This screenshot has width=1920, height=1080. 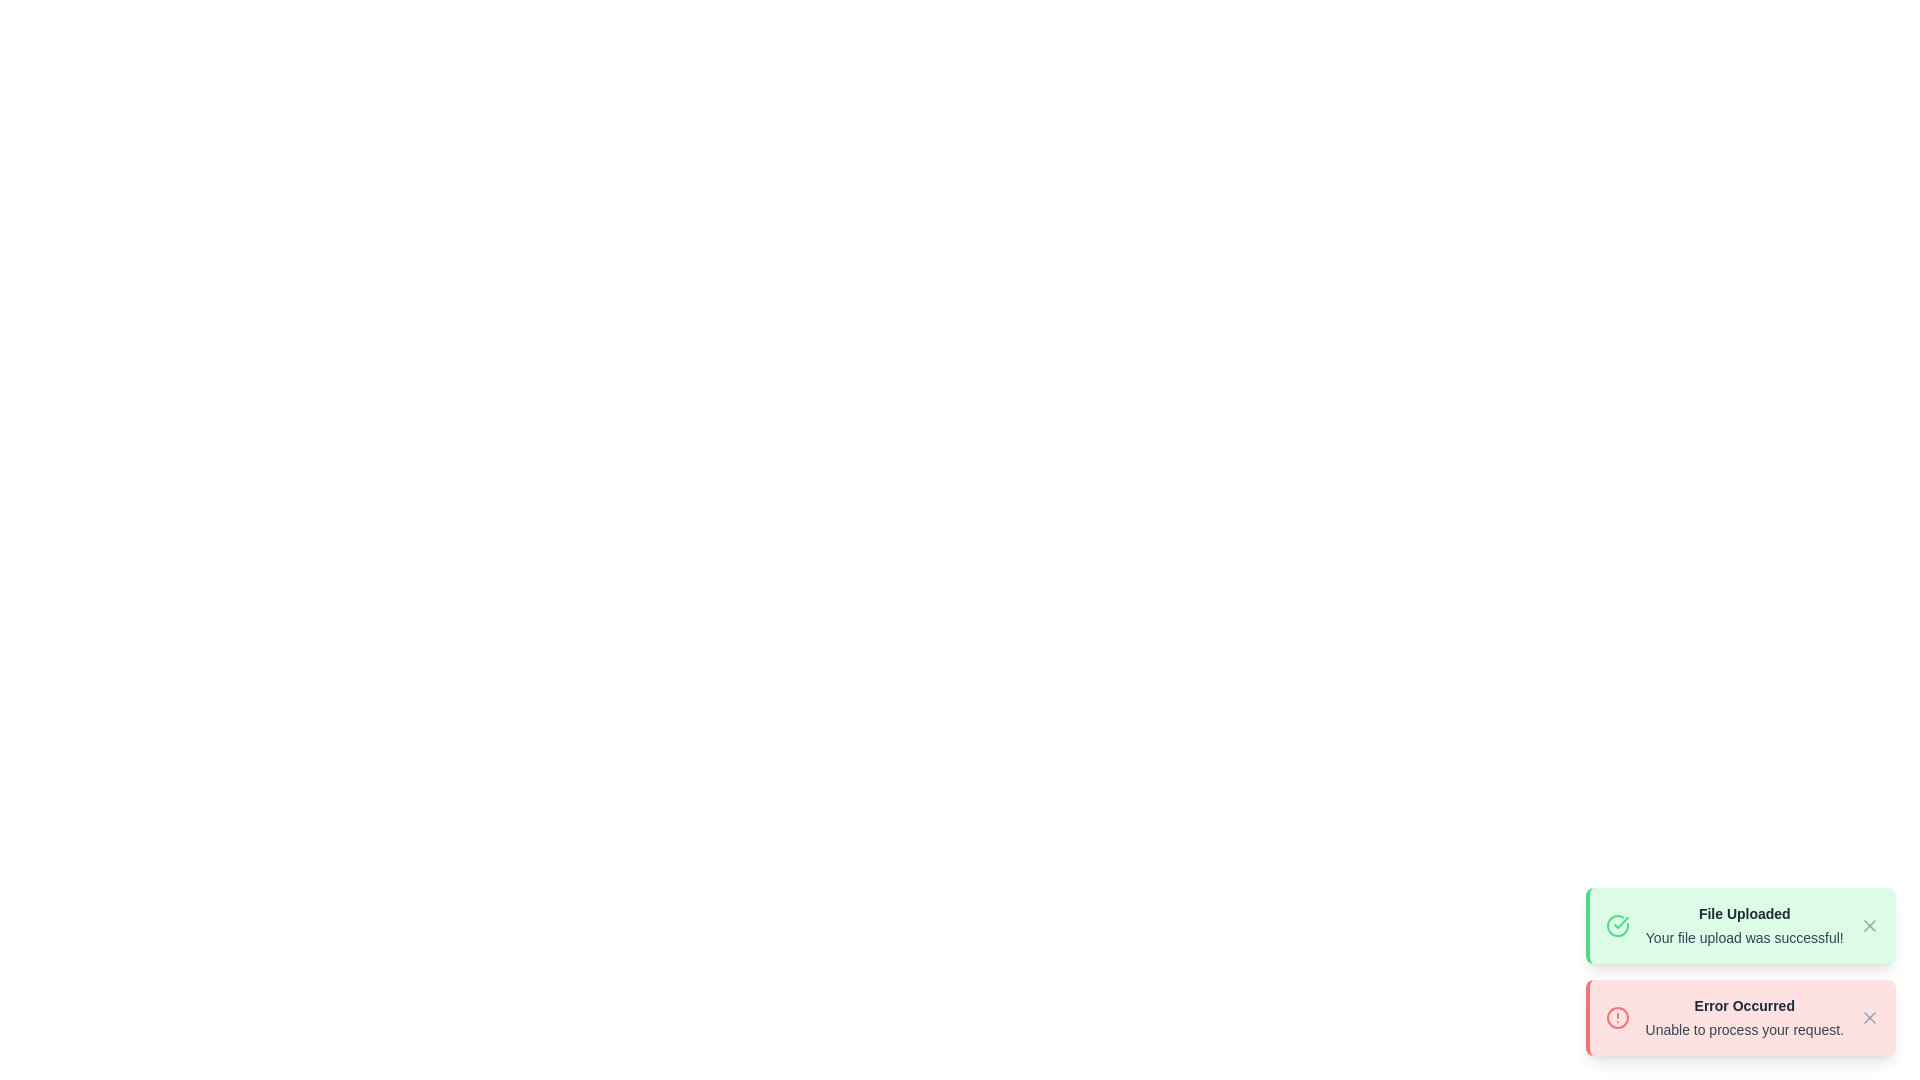 I want to click on error message text block located in the bottom-right section of the interface, which is part of the notification component, positioned between an icon and a close button, so click(x=1743, y=1018).